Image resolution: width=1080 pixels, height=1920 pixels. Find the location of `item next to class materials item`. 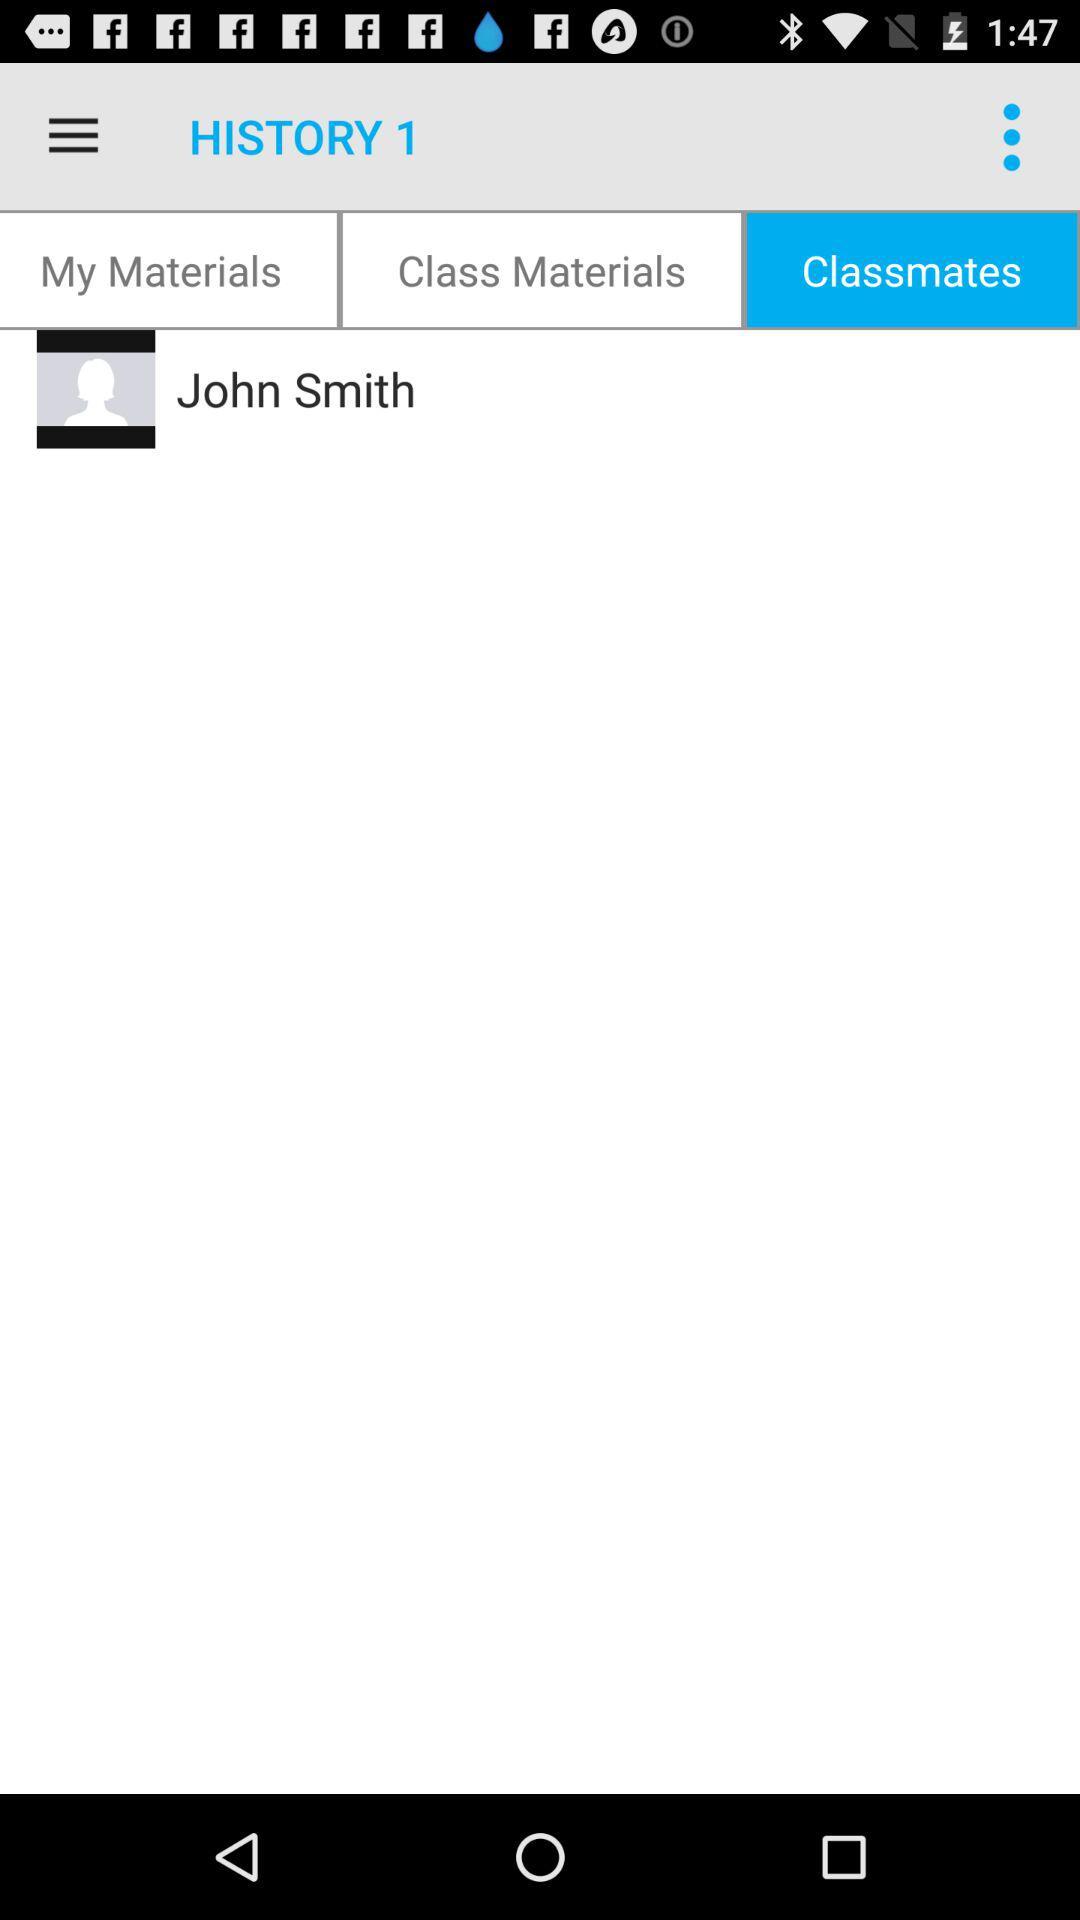

item next to class materials item is located at coordinates (911, 268).